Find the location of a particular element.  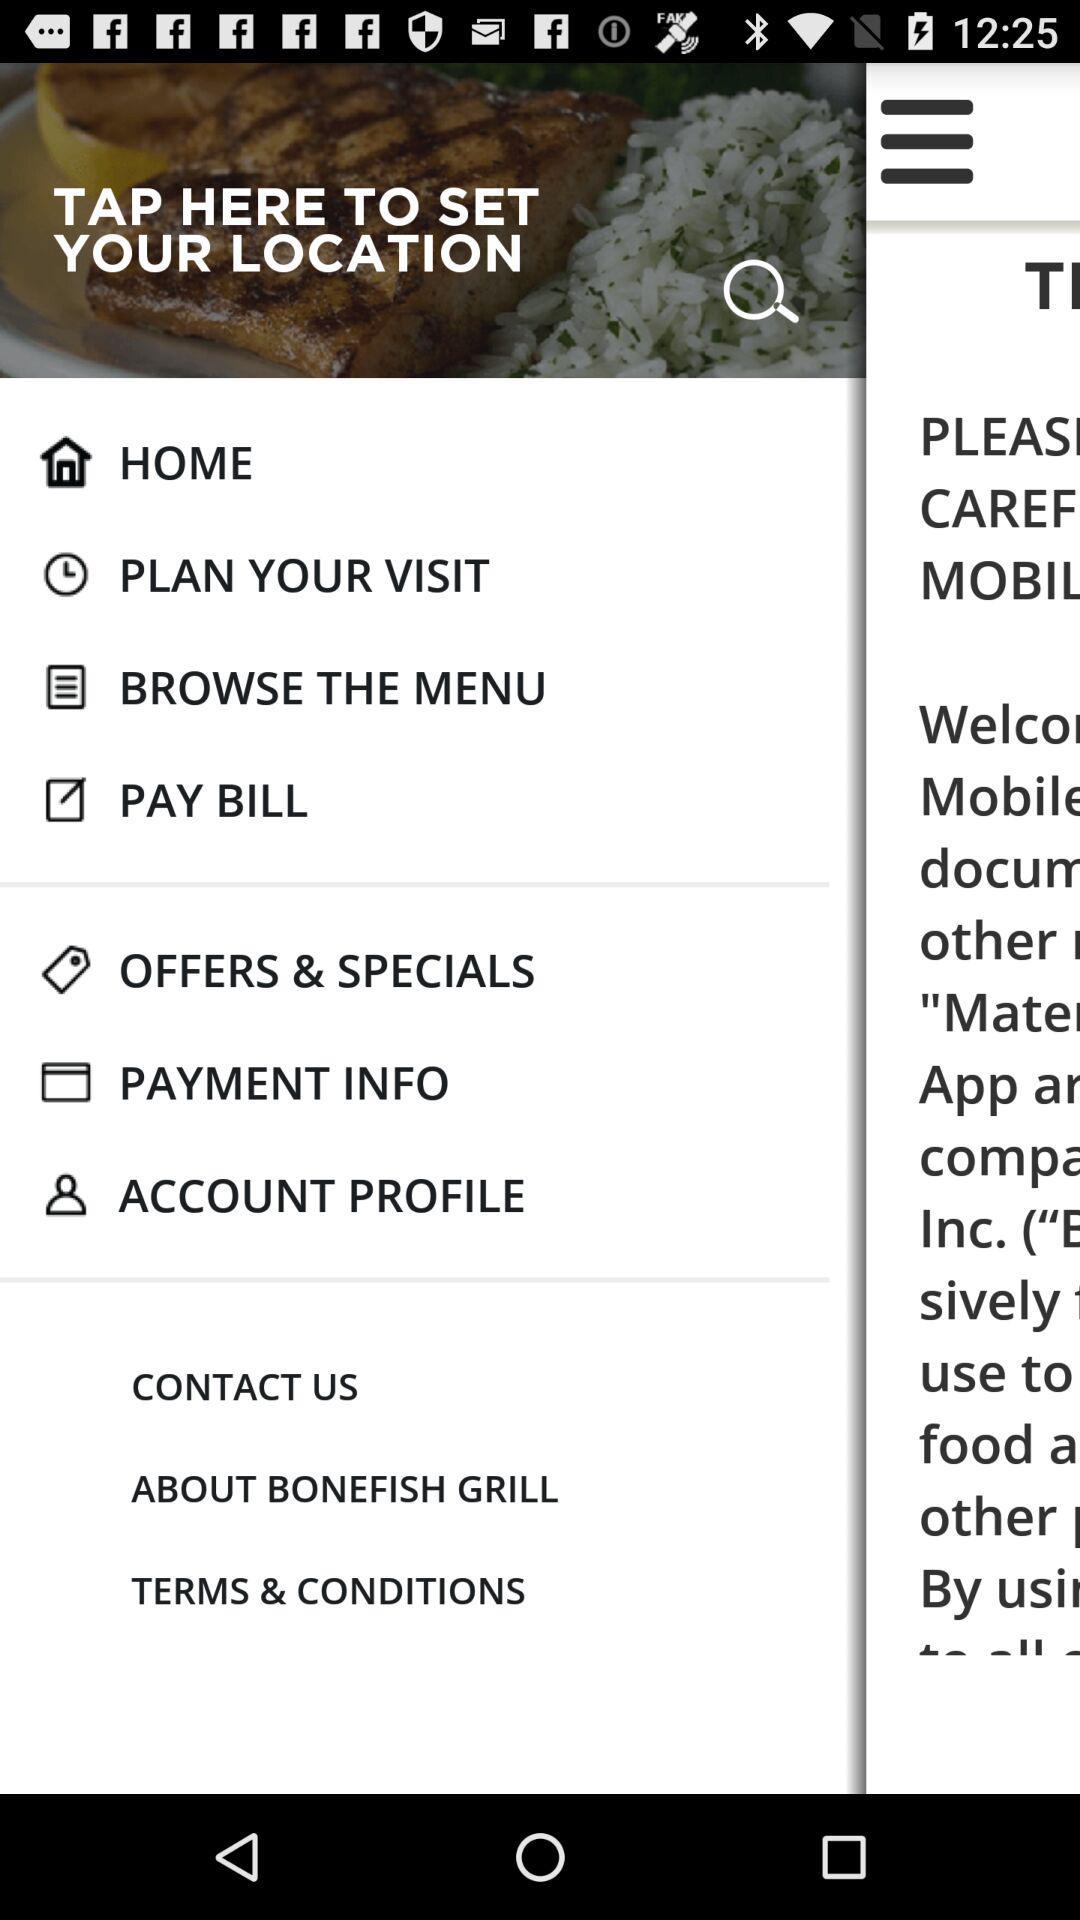

icon above the account profile is located at coordinates (284, 1081).